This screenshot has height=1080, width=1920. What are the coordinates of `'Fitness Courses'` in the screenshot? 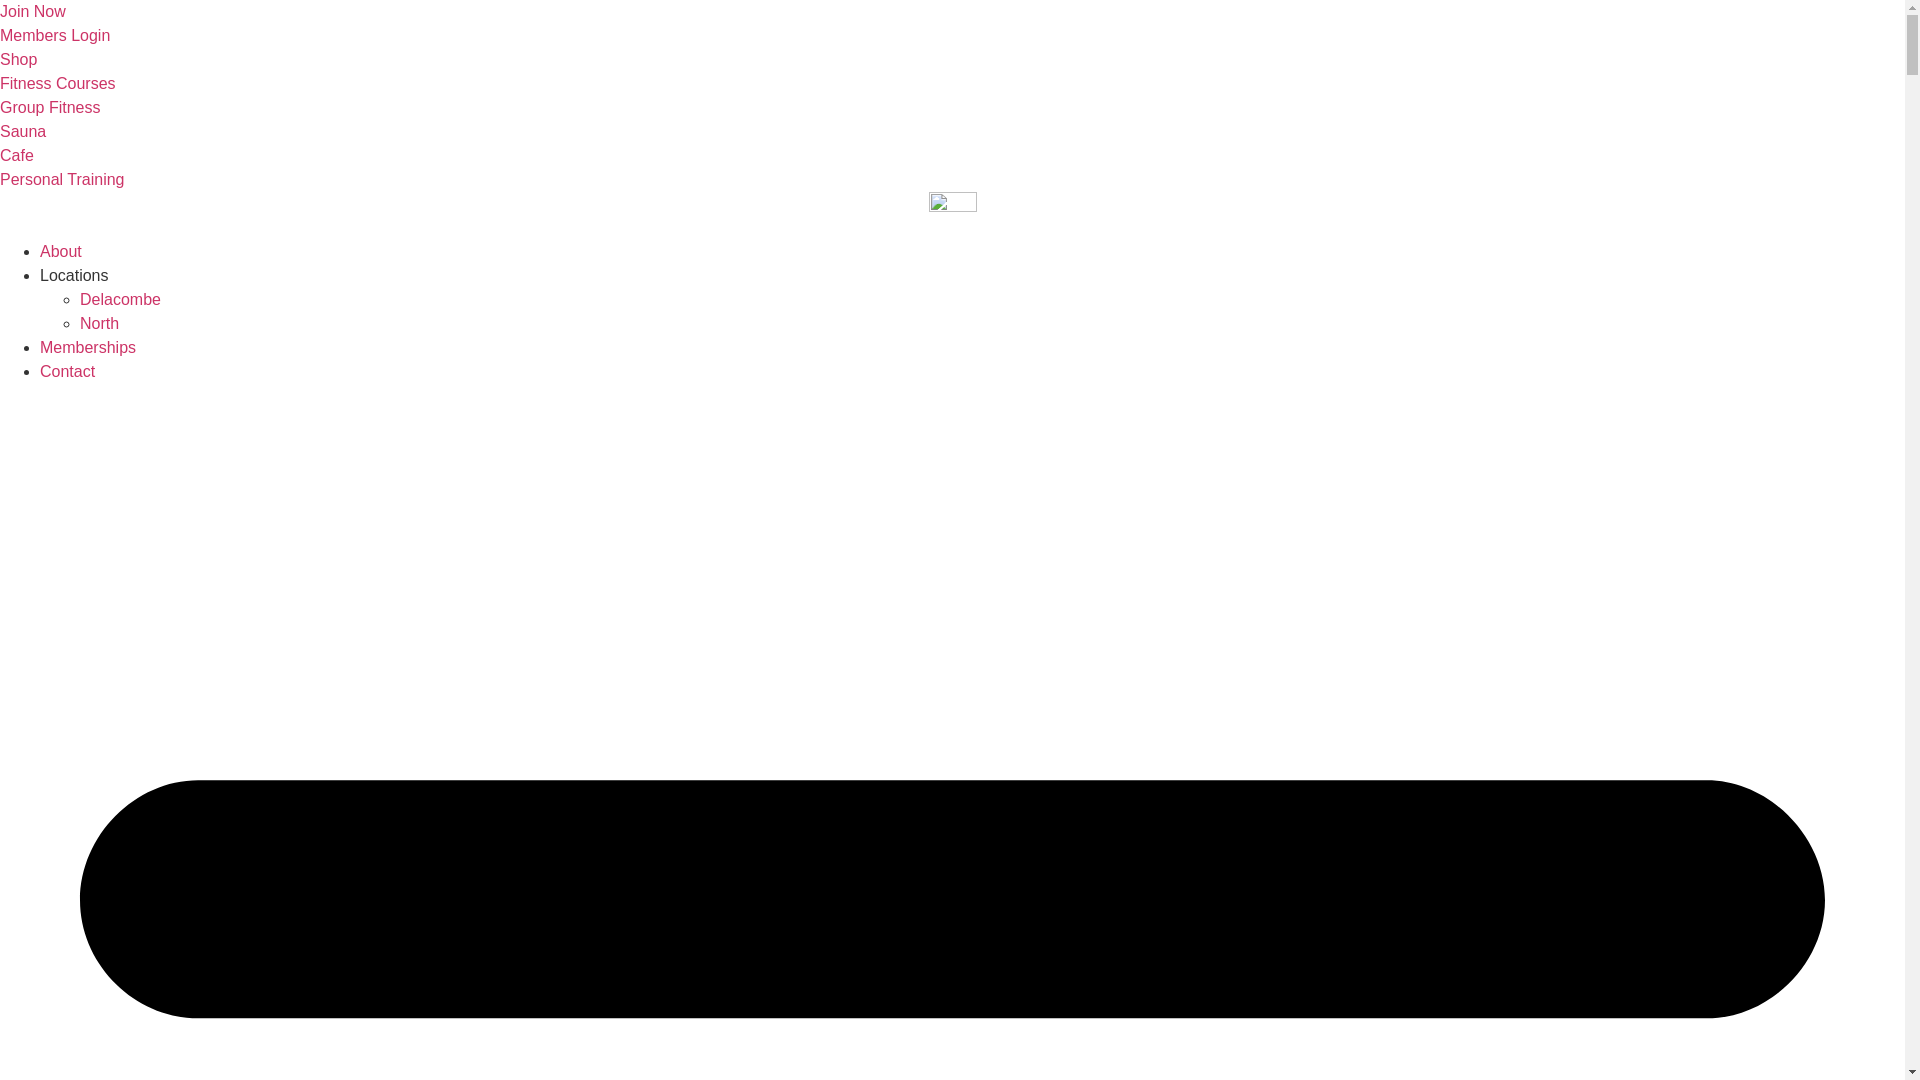 It's located at (0, 82).